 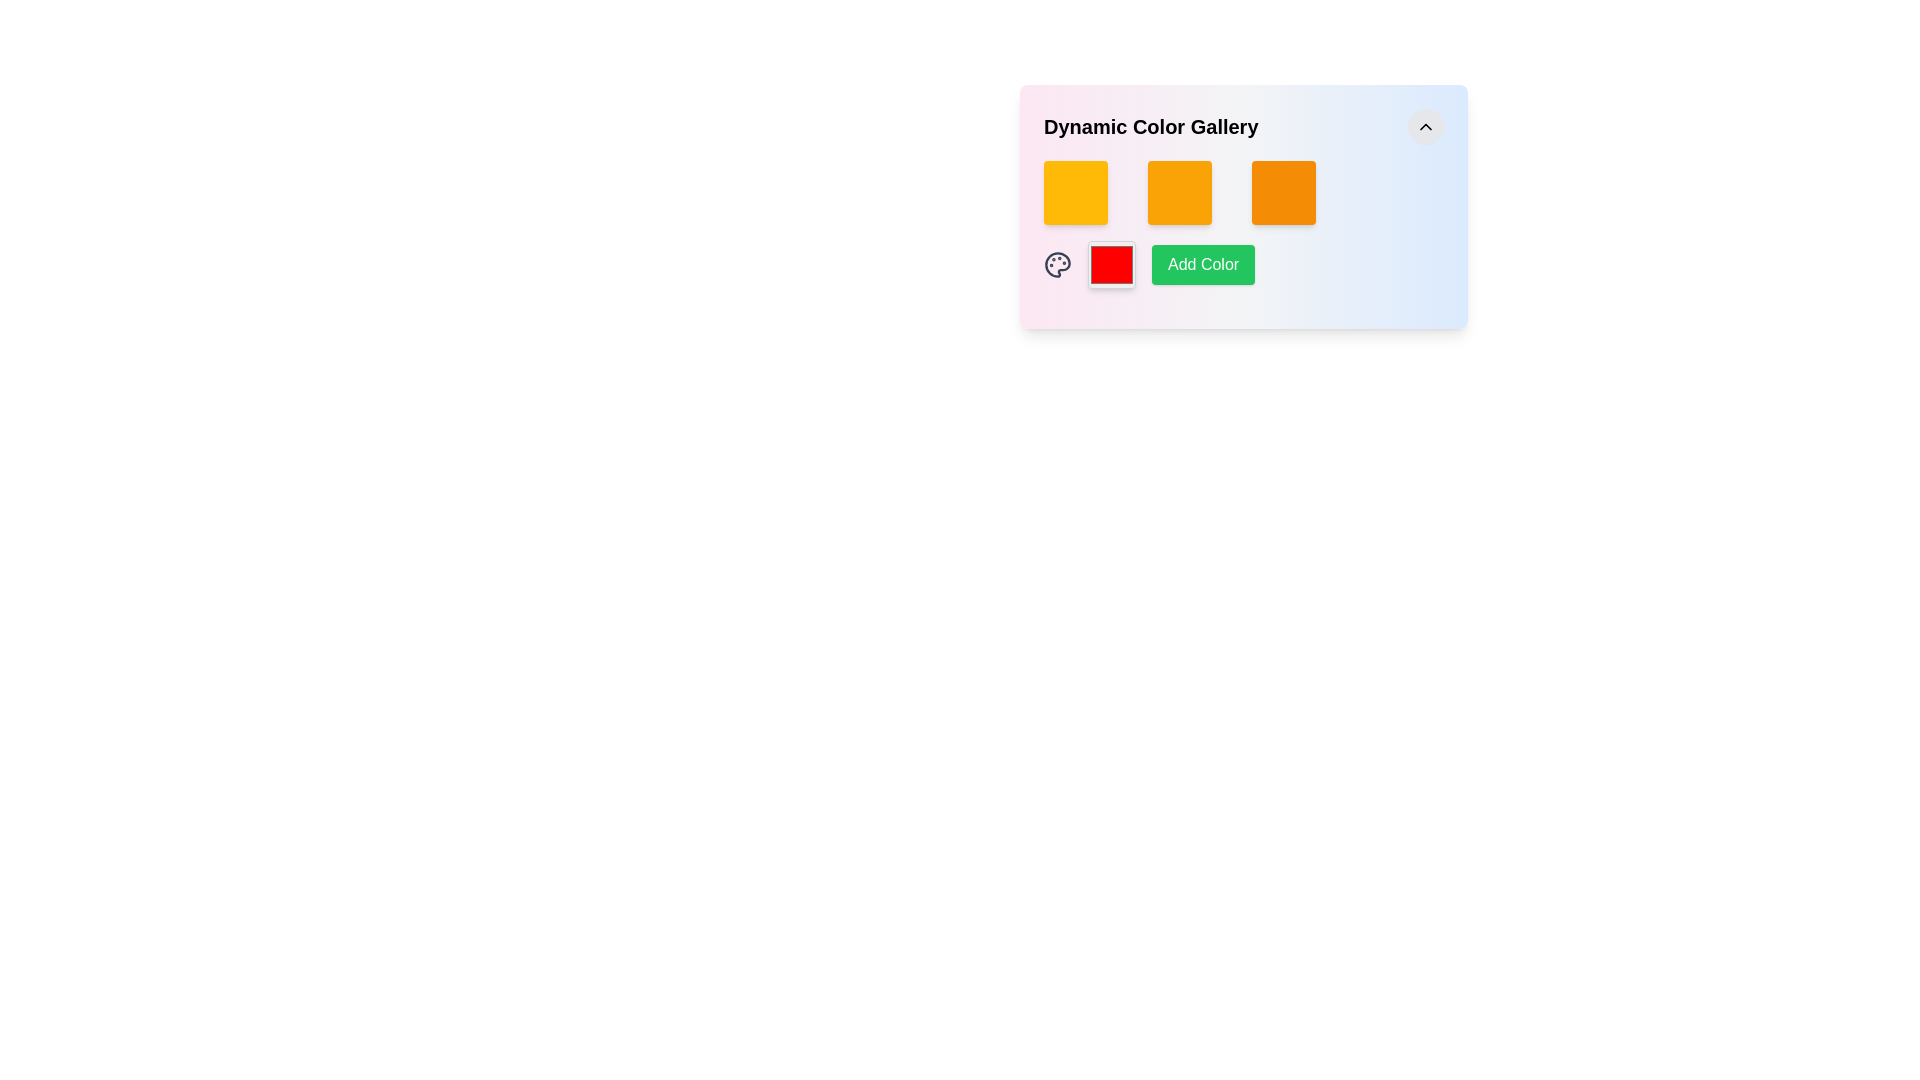 What do you see at coordinates (1242, 264) in the screenshot?
I see `the green rectangular button labeled 'Add Color'` at bounding box center [1242, 264].